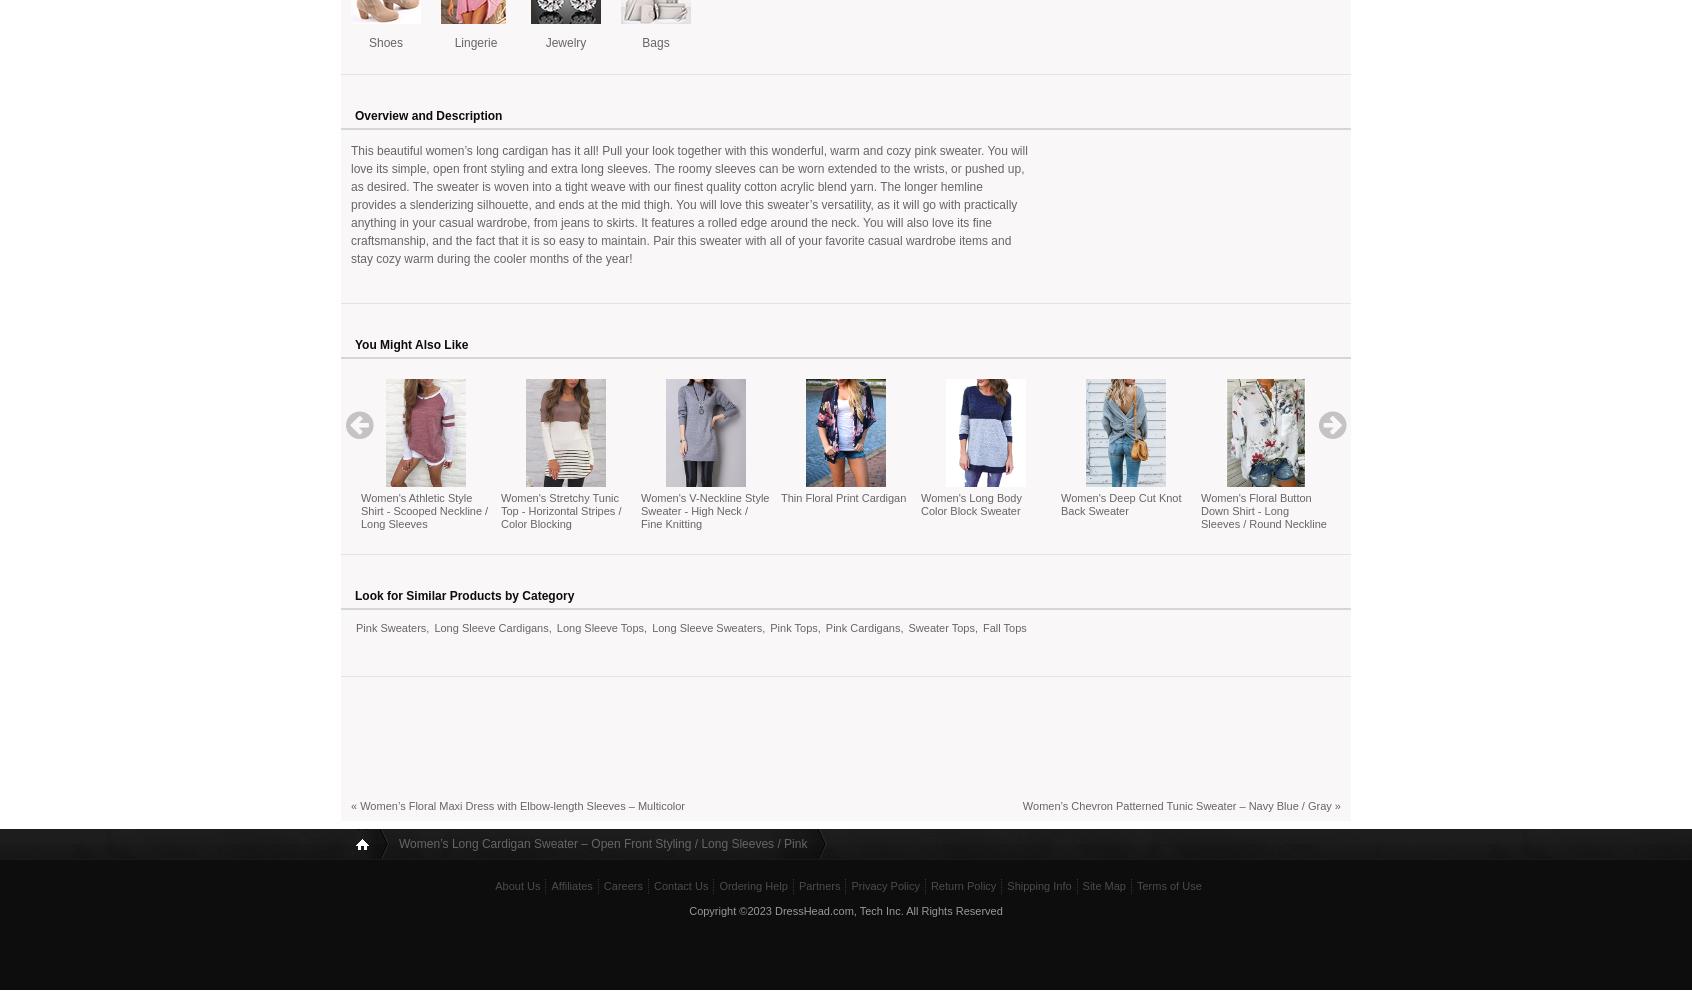 The width and height of the screenshot is (1692, 1000). What do you see at coordinates (1103, 886) in the screenshot?
I see `'Site Map'` at bounding box center [1103, 886].